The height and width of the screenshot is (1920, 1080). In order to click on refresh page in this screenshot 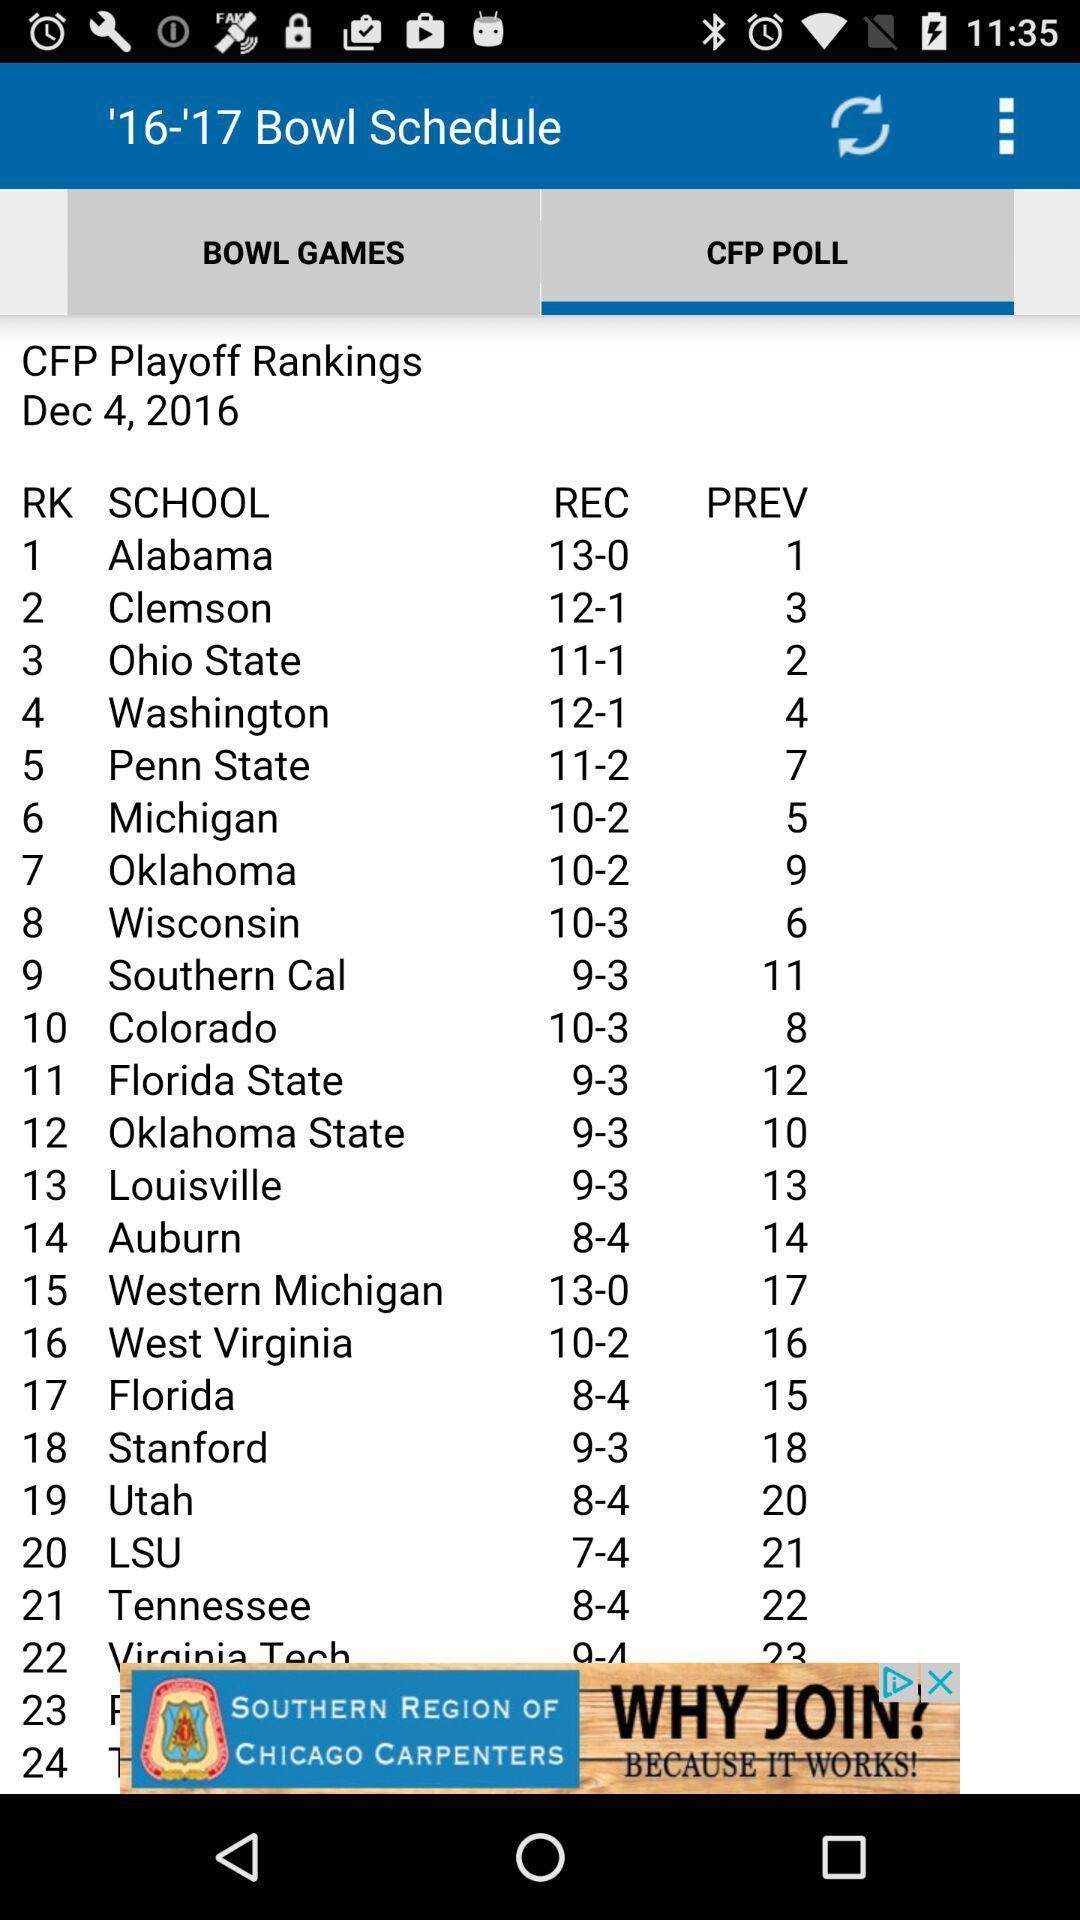, I will do `click(858, 124)`.